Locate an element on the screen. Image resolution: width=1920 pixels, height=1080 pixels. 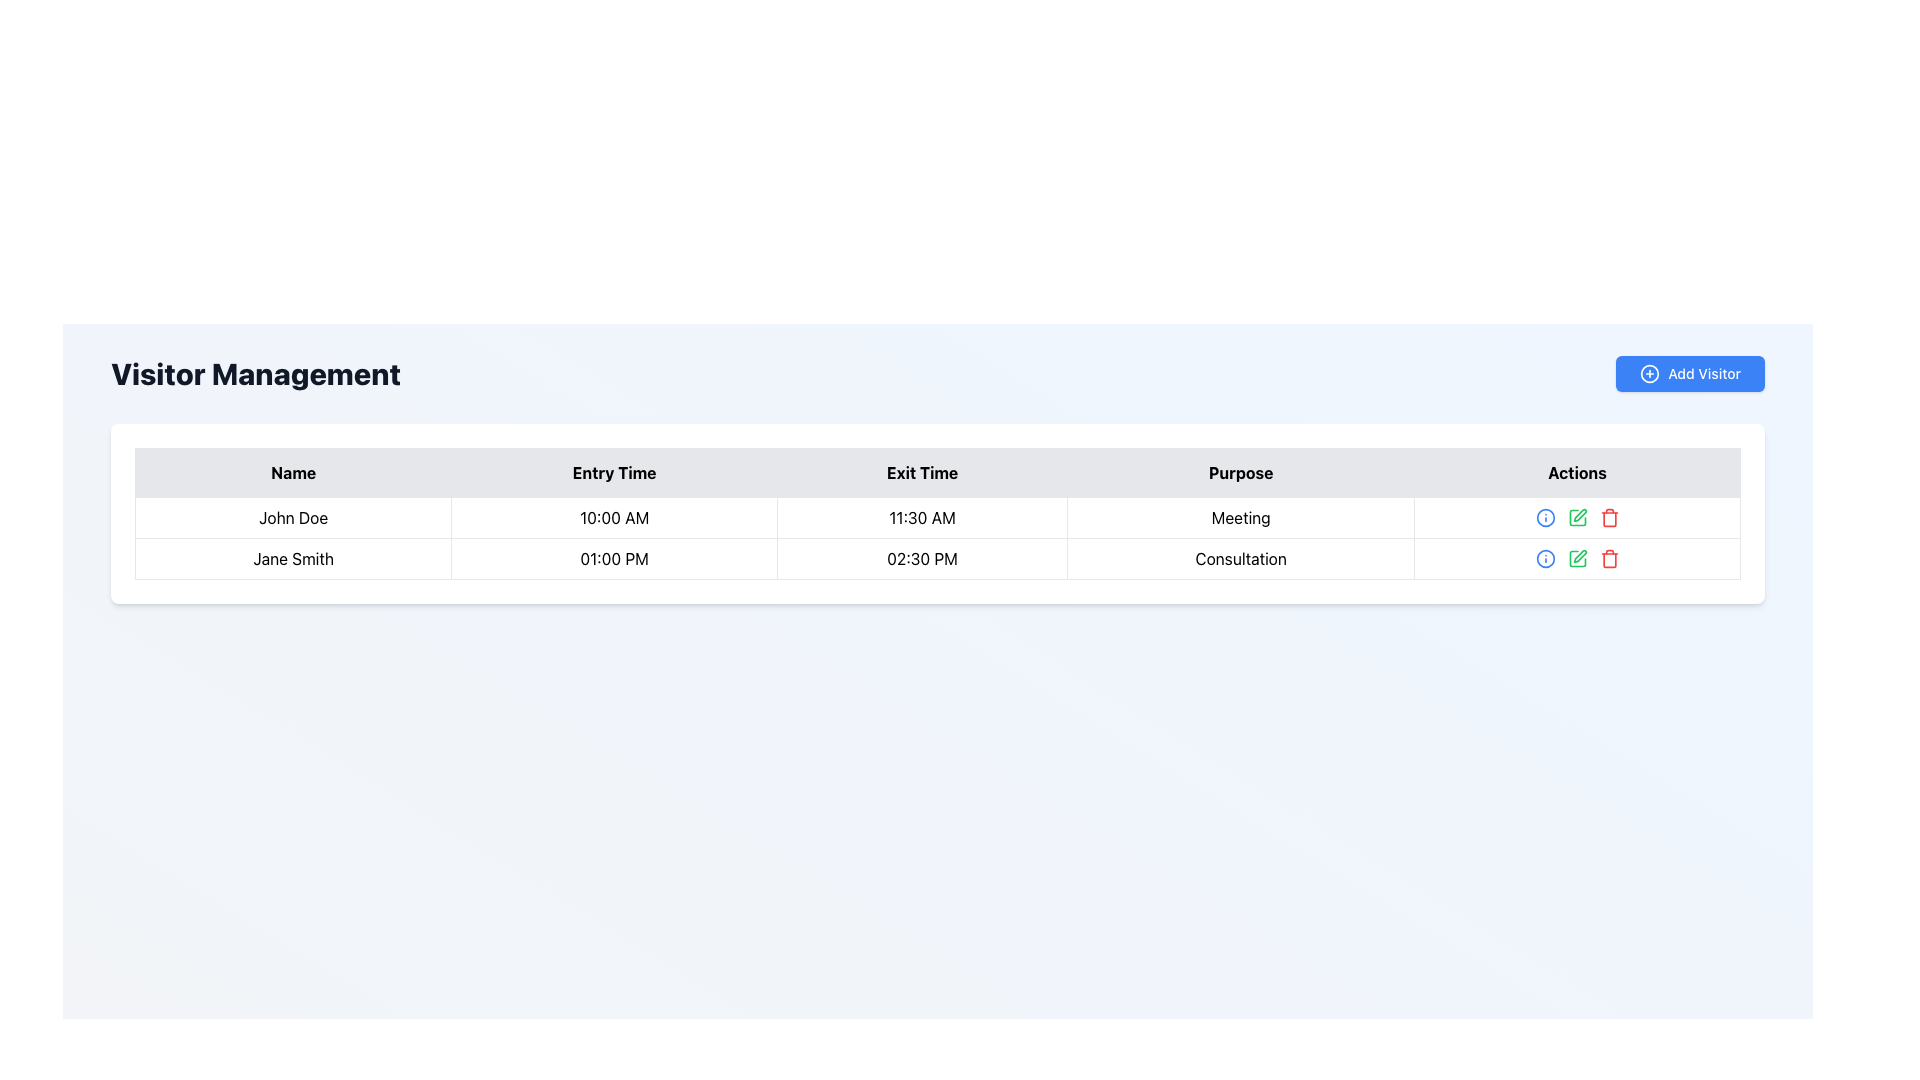
the square-shaped icon in the Actions column of the second row of the table is located at coordinates (1576, 559).